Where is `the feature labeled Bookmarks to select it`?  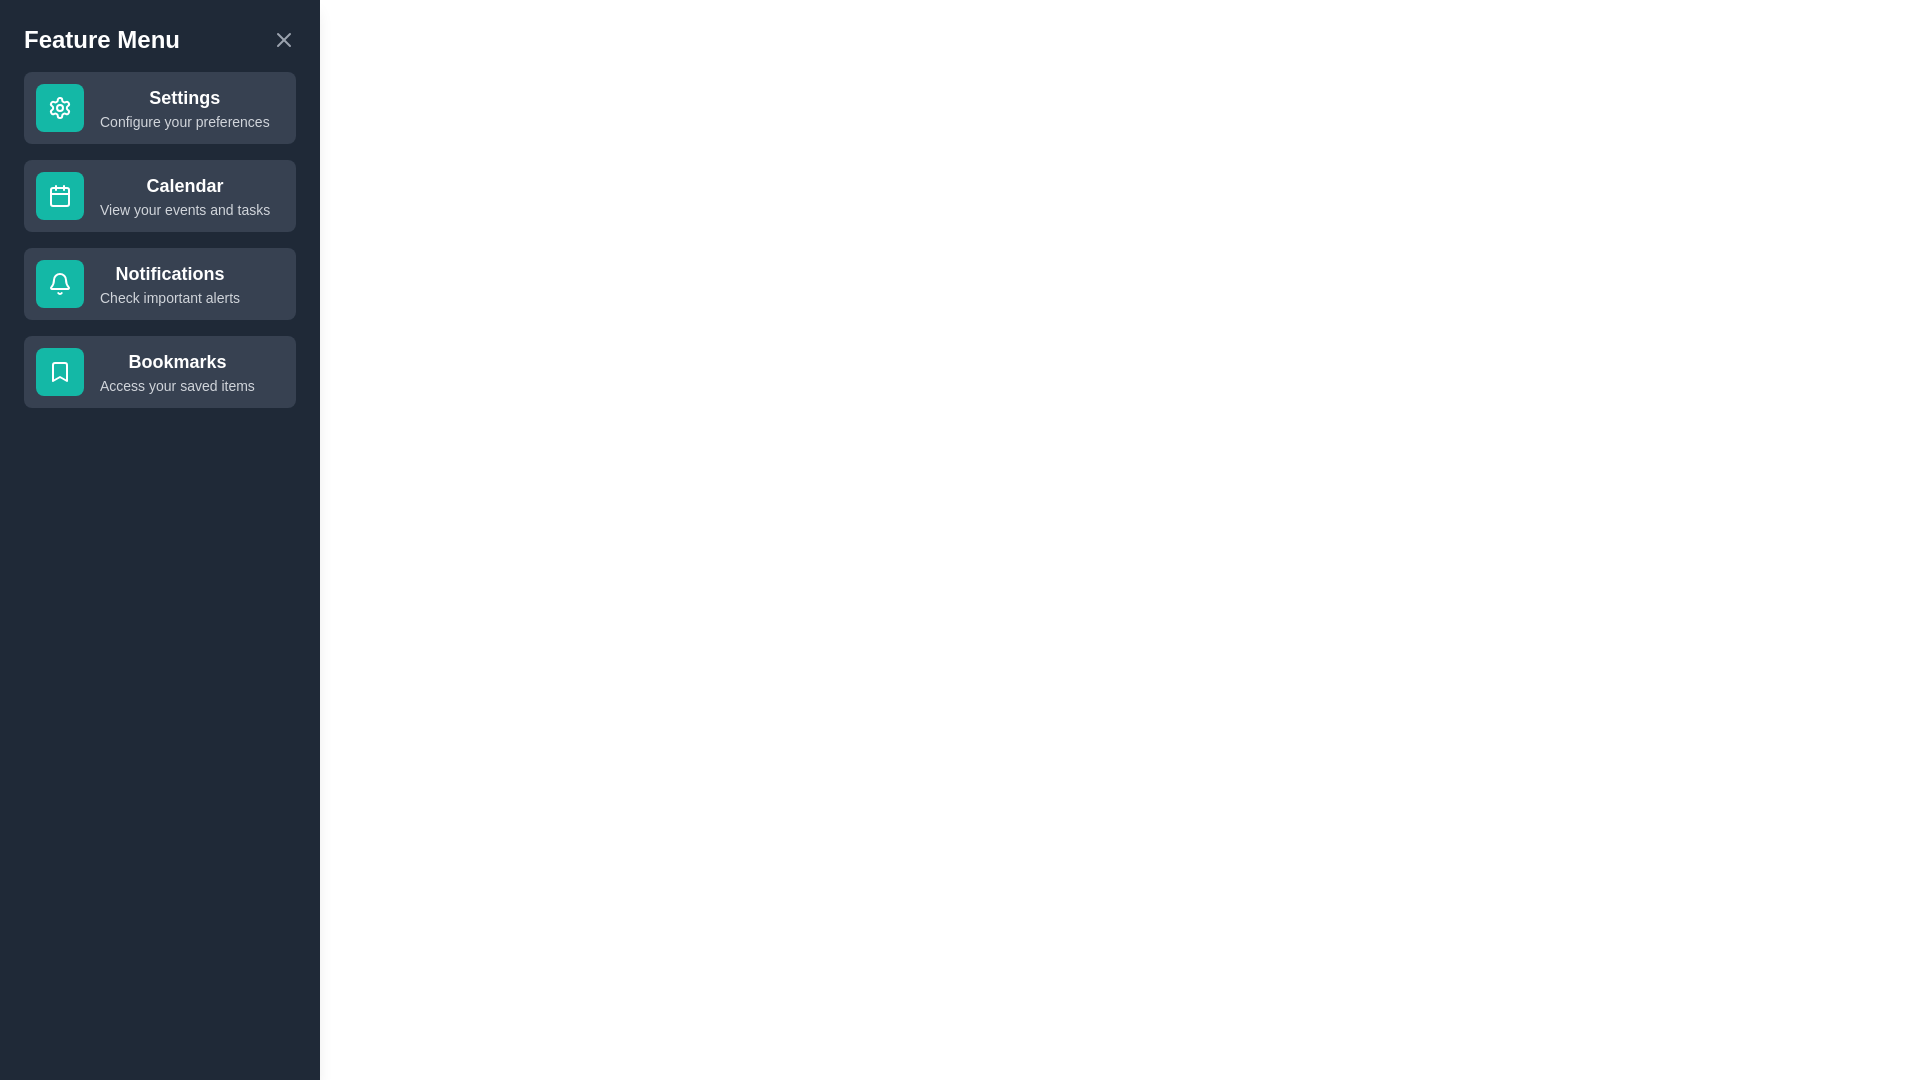 the feature labeled Bookmarks to select it is located at coordinates (158, 371).